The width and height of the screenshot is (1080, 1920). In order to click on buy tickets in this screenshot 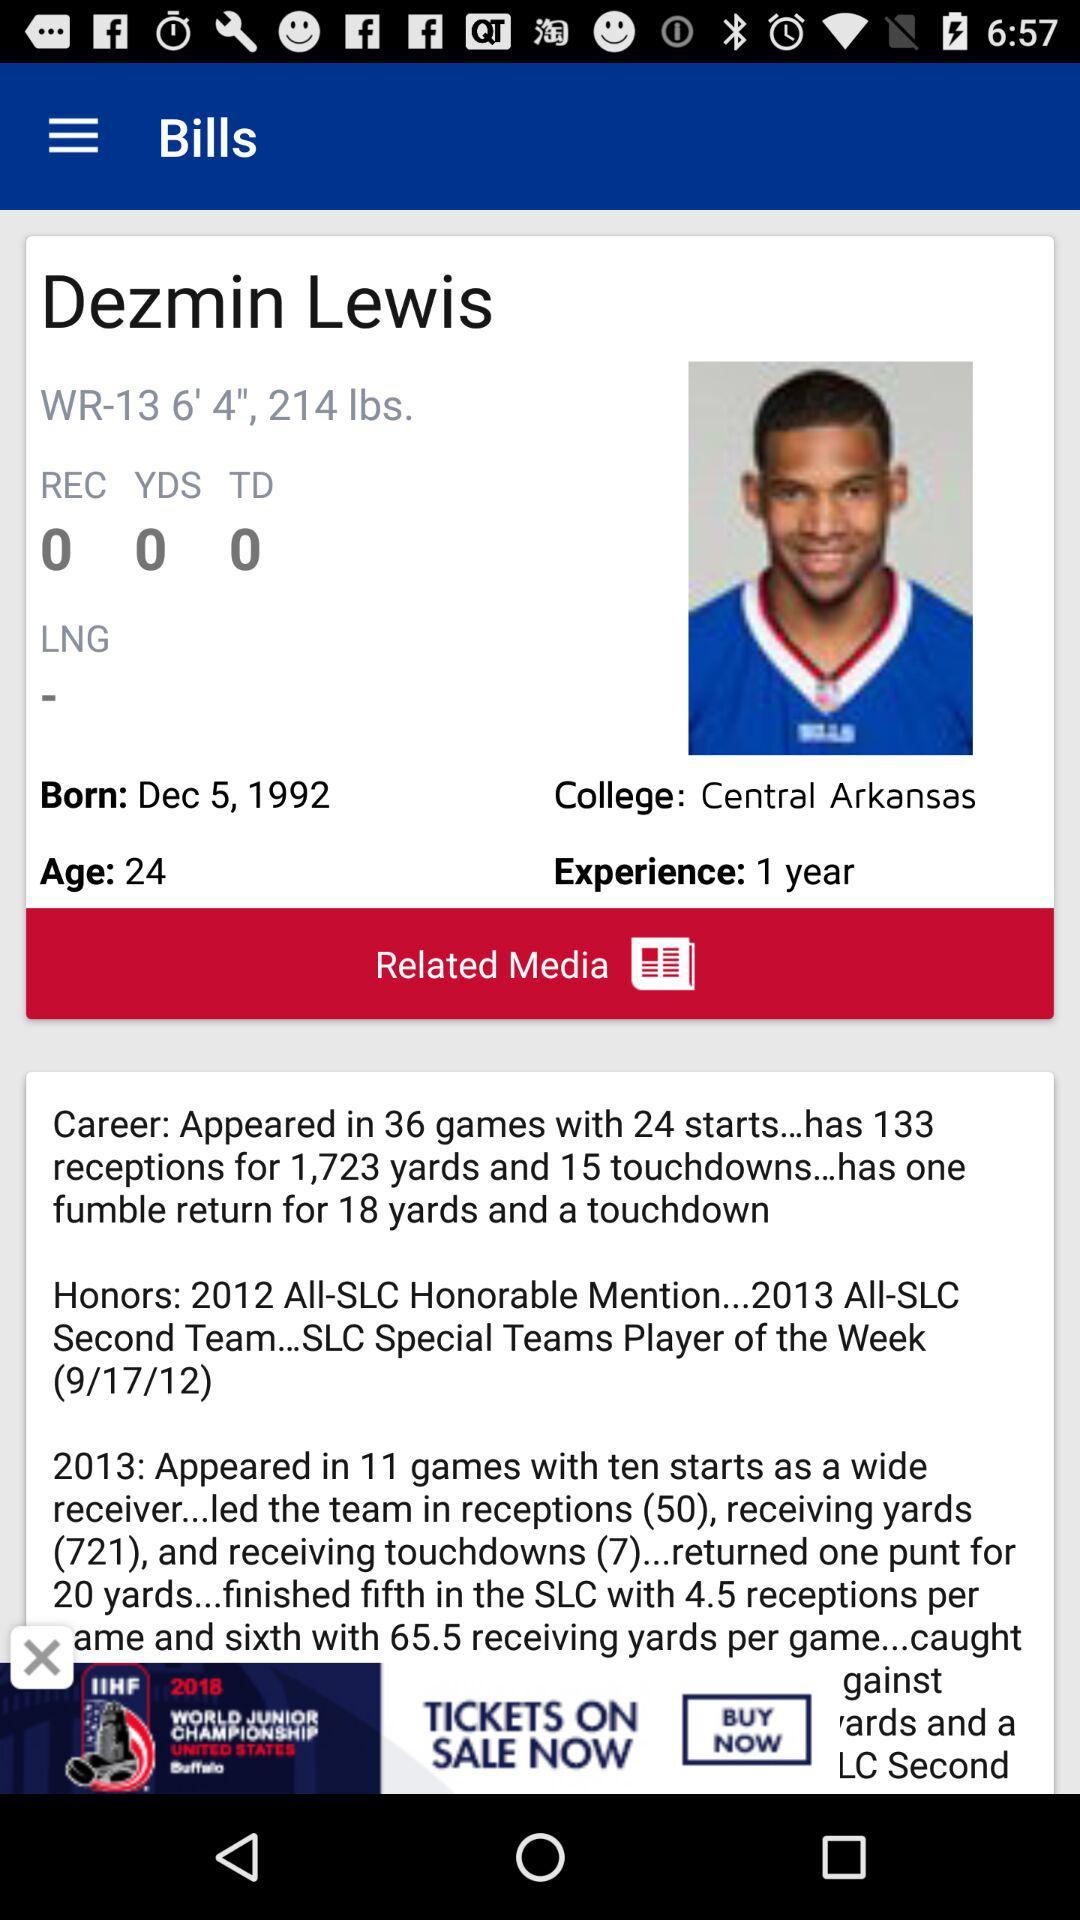, I will do `click(540, 1727)`.